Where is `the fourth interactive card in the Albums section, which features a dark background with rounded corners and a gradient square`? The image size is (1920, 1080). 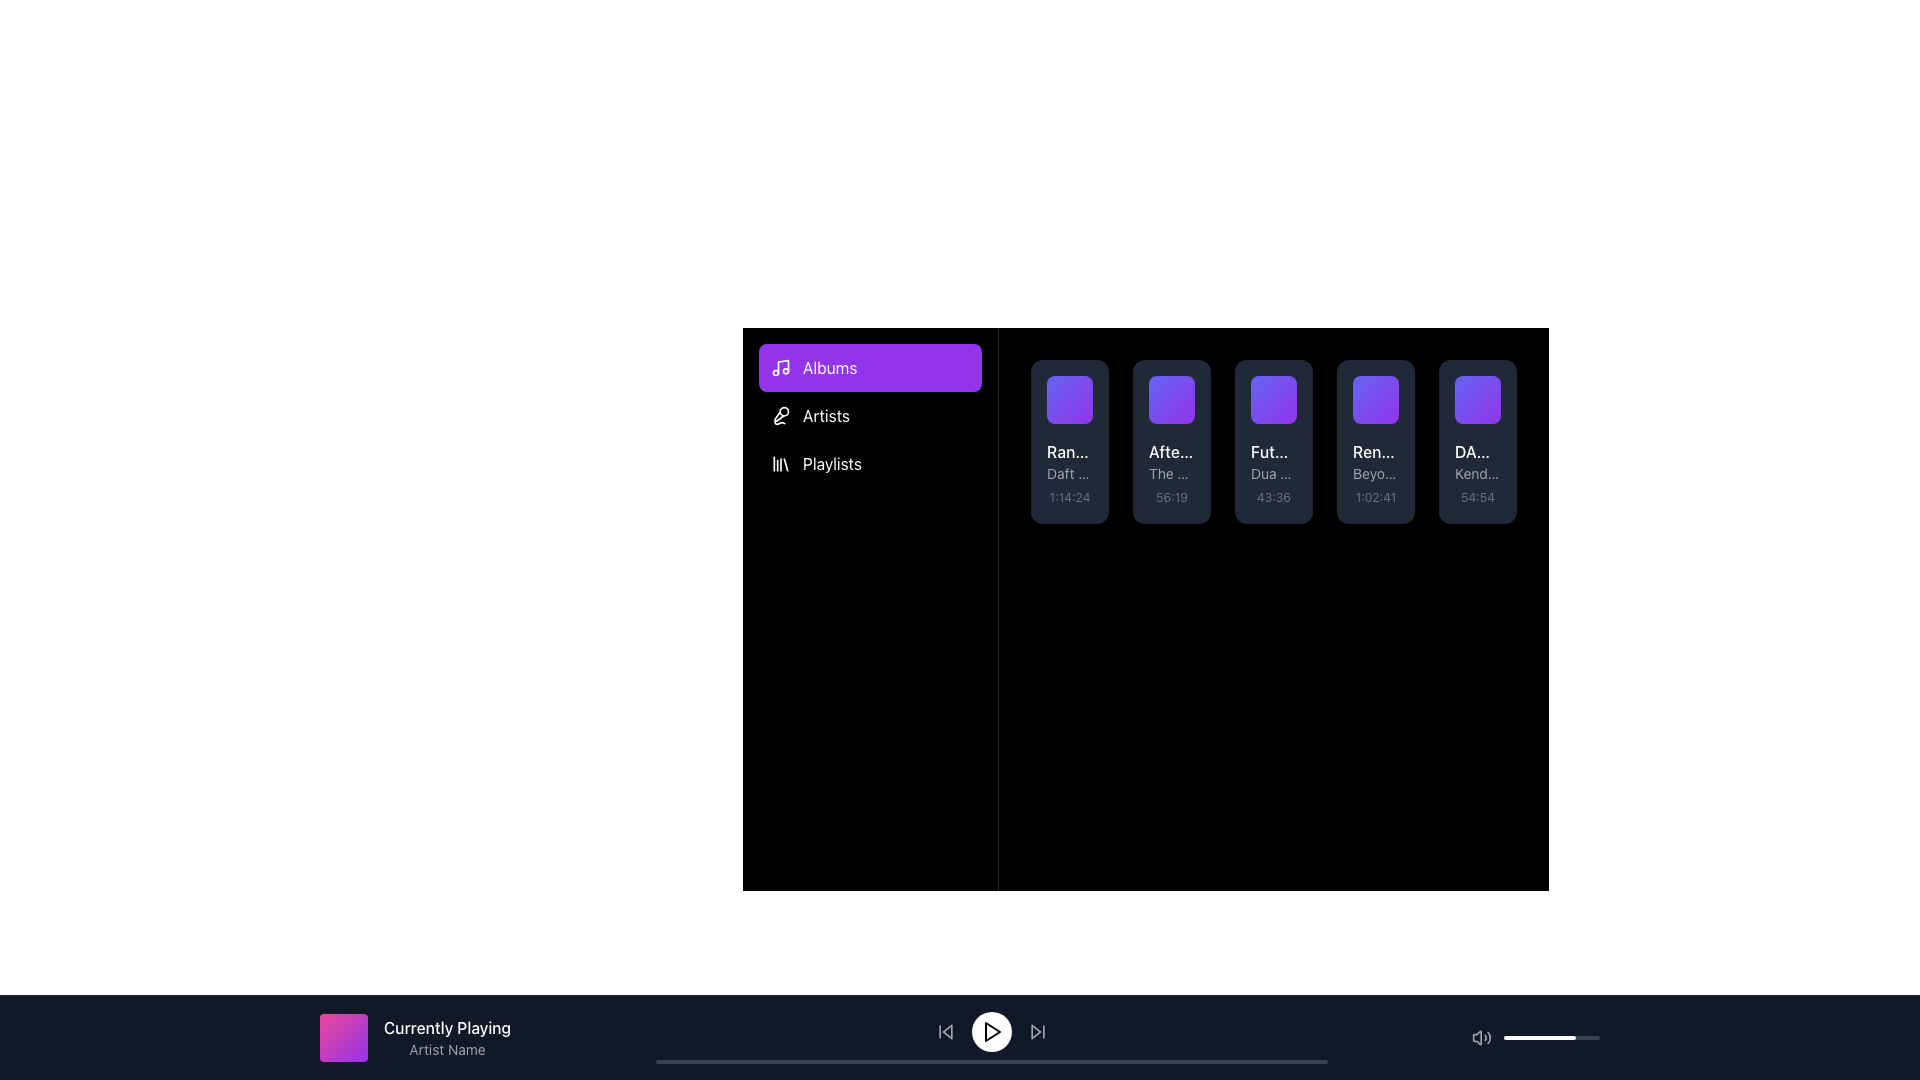 the fourth interactive card in the Albums section, which features a dark background with rounded corners and a gradient square is located at coordinates (1375, 441).